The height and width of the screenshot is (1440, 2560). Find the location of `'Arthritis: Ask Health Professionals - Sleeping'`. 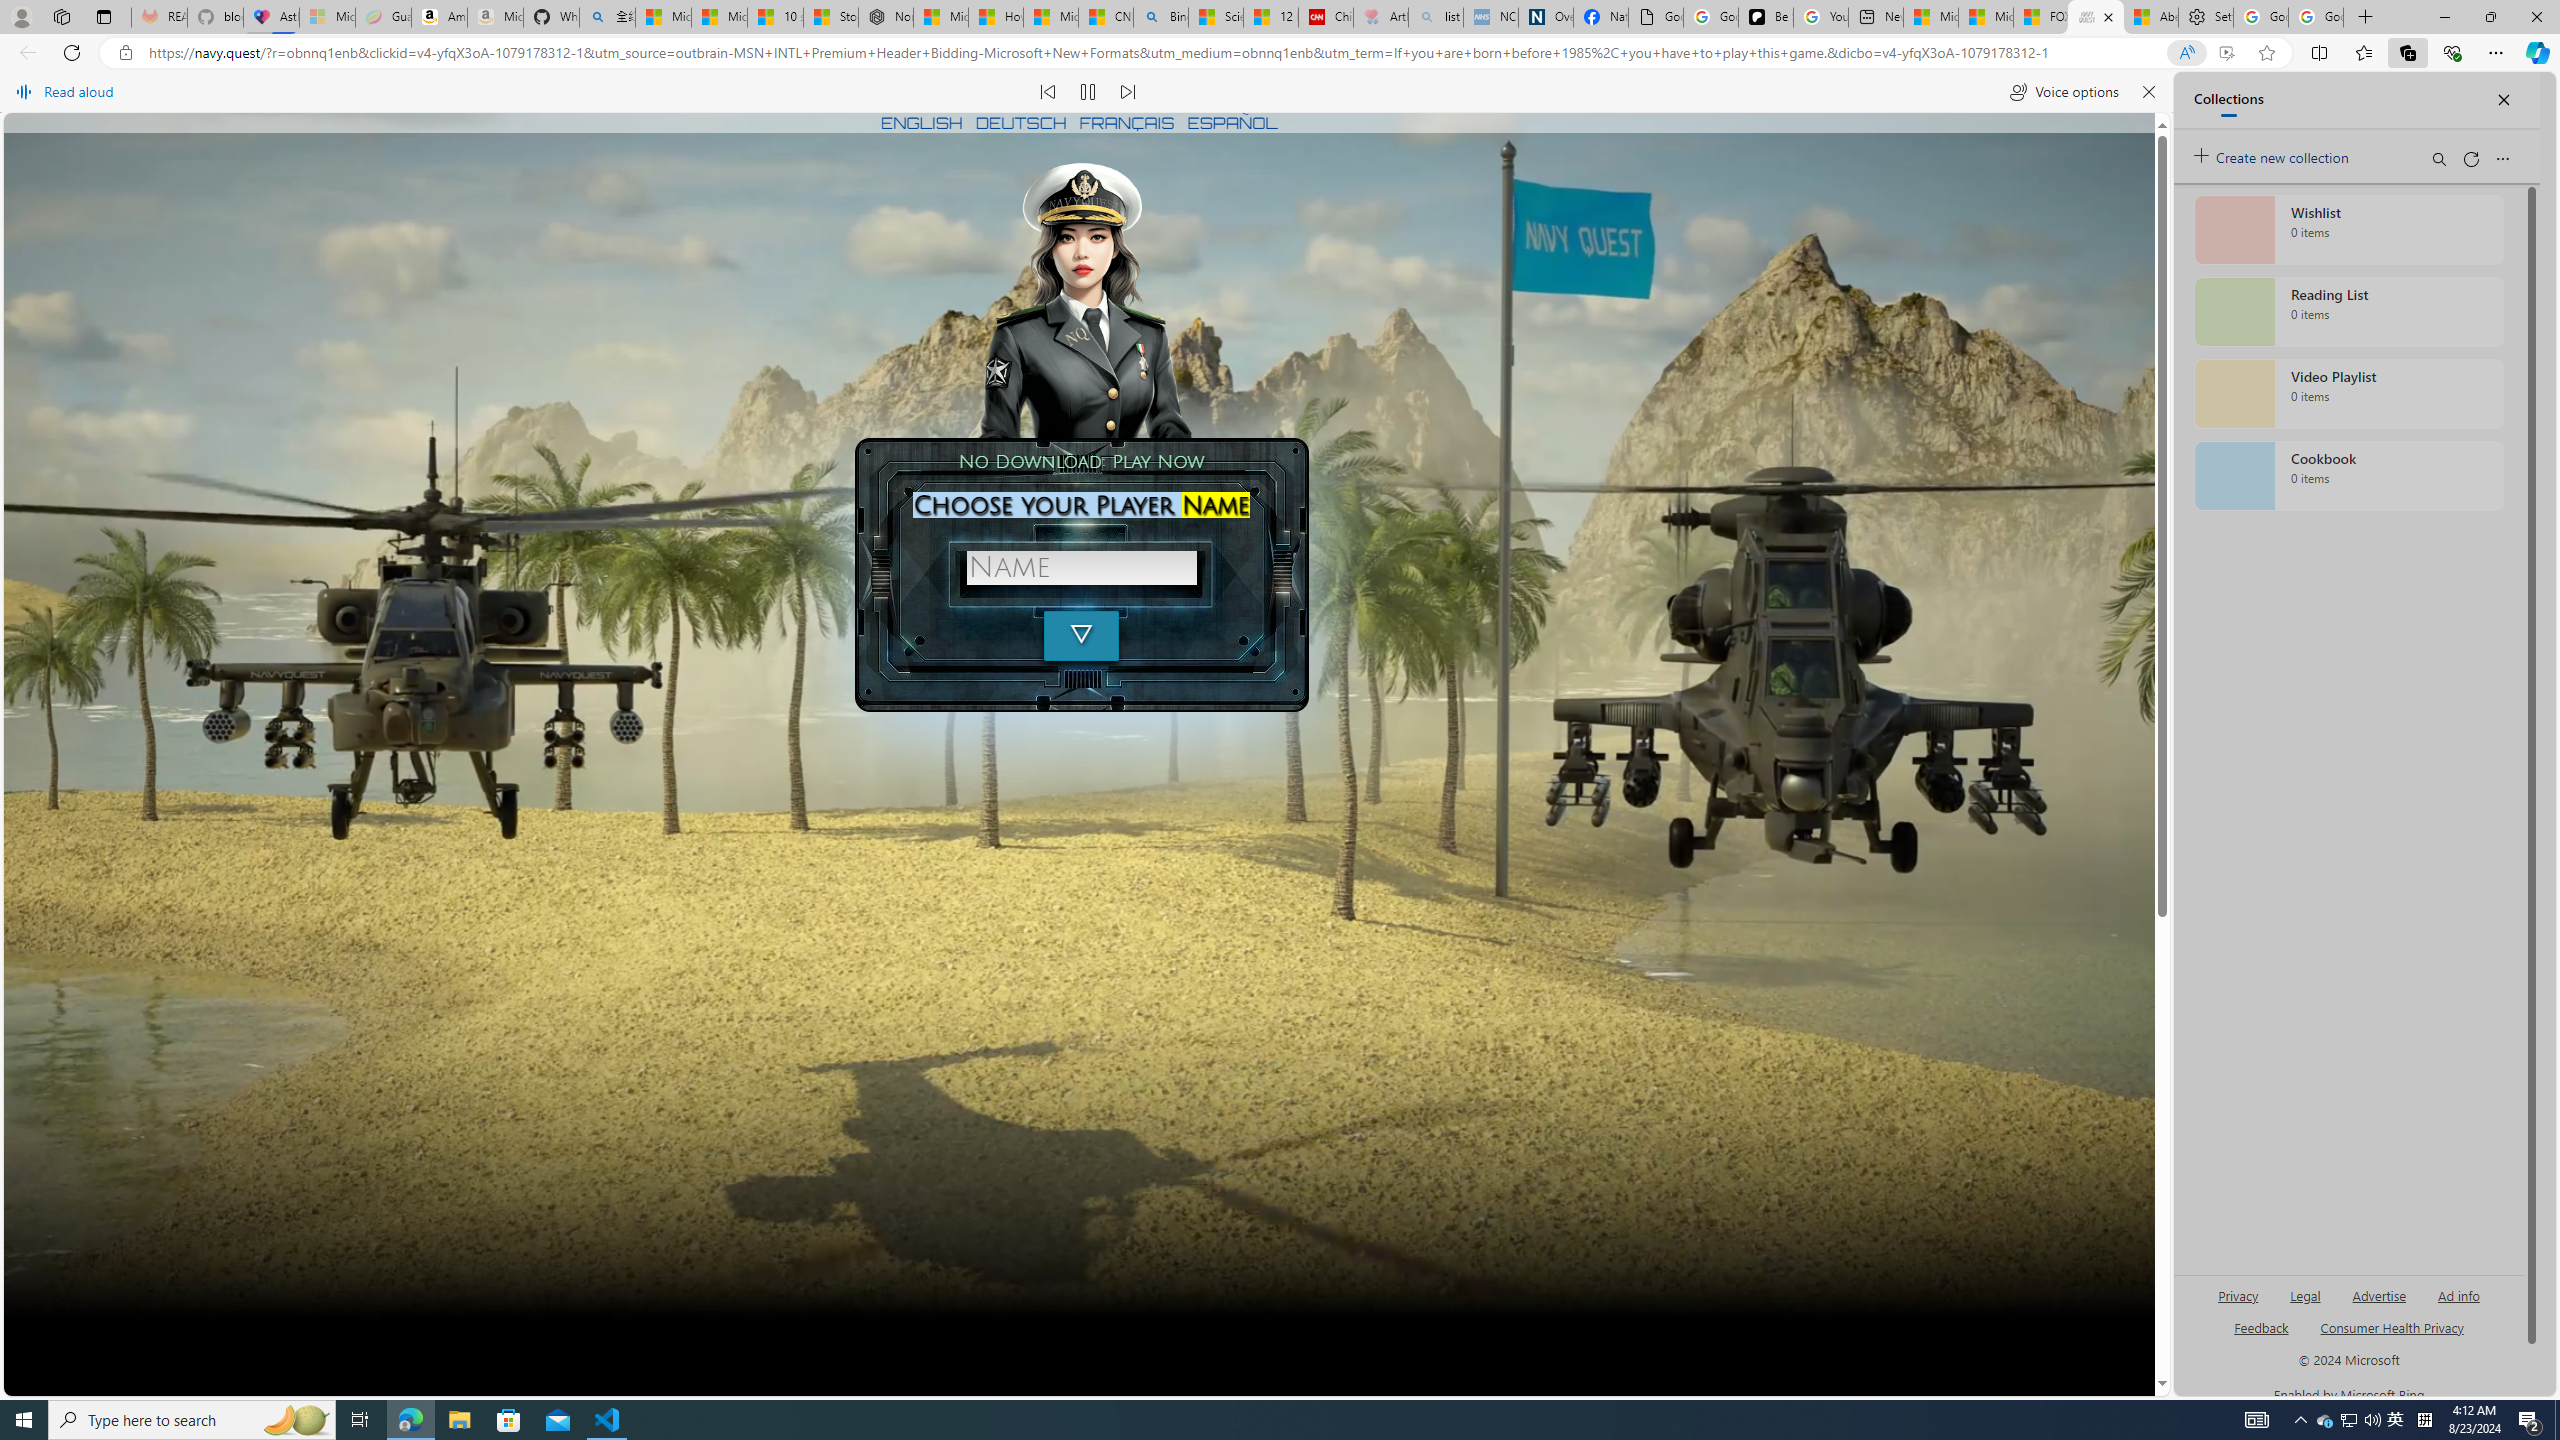

'Arthritis: Ask Health Professionals - Sleeping' is located at coordinates (1381, 16).